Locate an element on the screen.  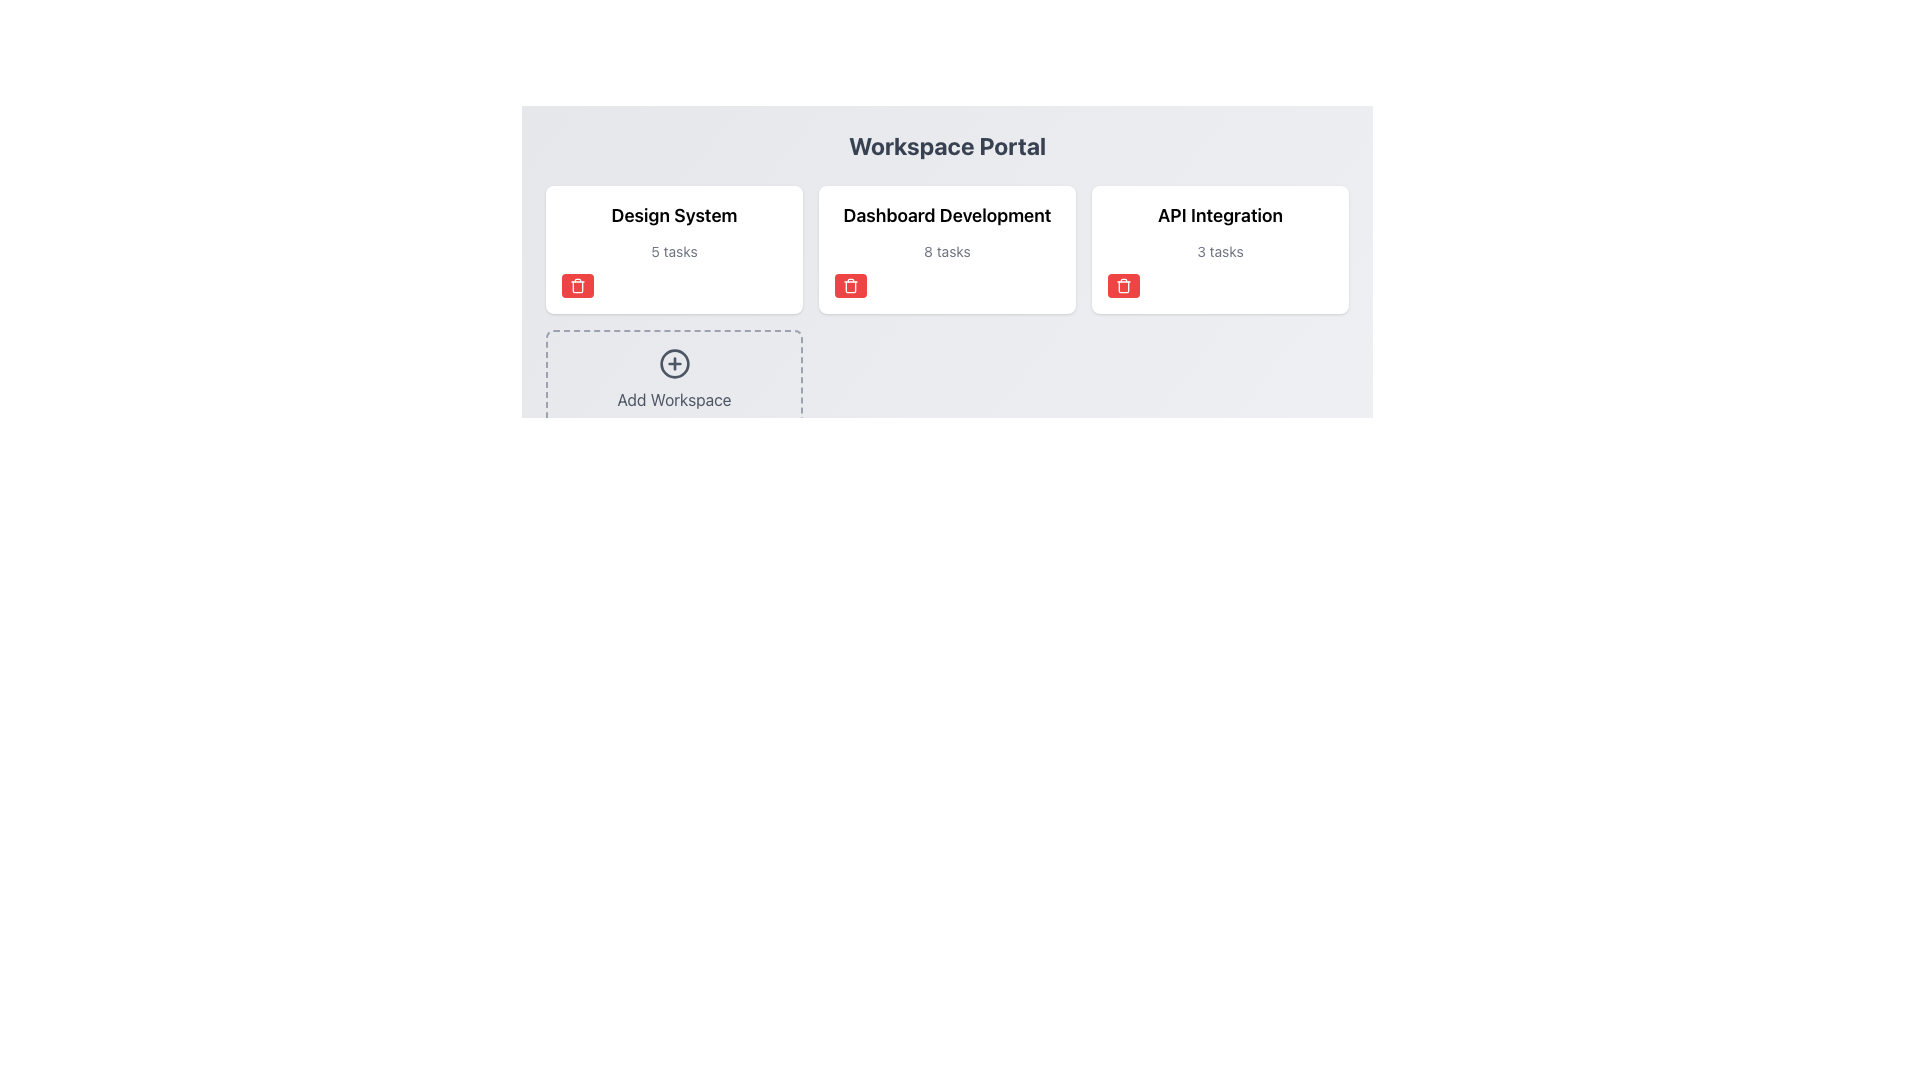
the deletion button located in the bottom-left corner of the 'Dashboard Development' panel is located at coordinates (850, 285).